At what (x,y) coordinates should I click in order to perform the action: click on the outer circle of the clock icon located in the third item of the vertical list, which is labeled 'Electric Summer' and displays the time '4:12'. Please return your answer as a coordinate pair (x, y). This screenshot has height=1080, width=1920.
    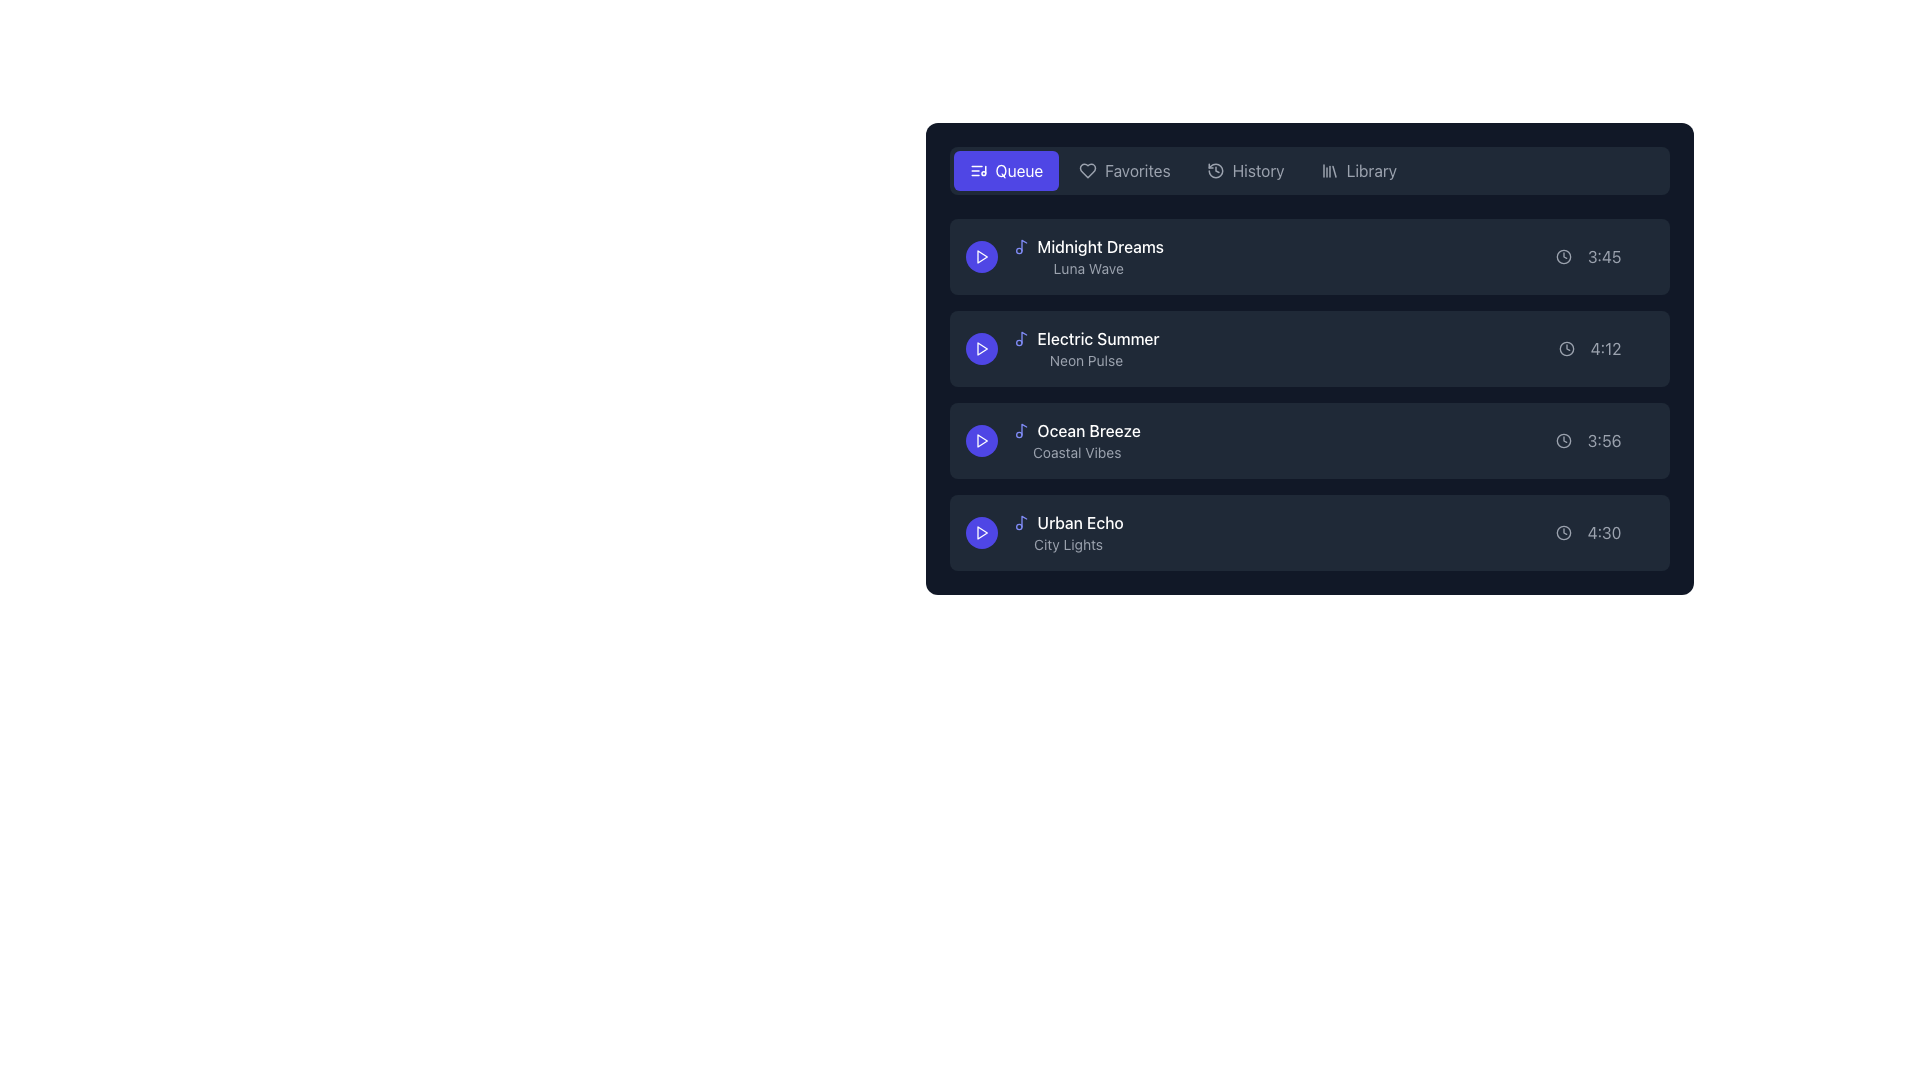
    Looking at the image, I should click on (1565, 347).